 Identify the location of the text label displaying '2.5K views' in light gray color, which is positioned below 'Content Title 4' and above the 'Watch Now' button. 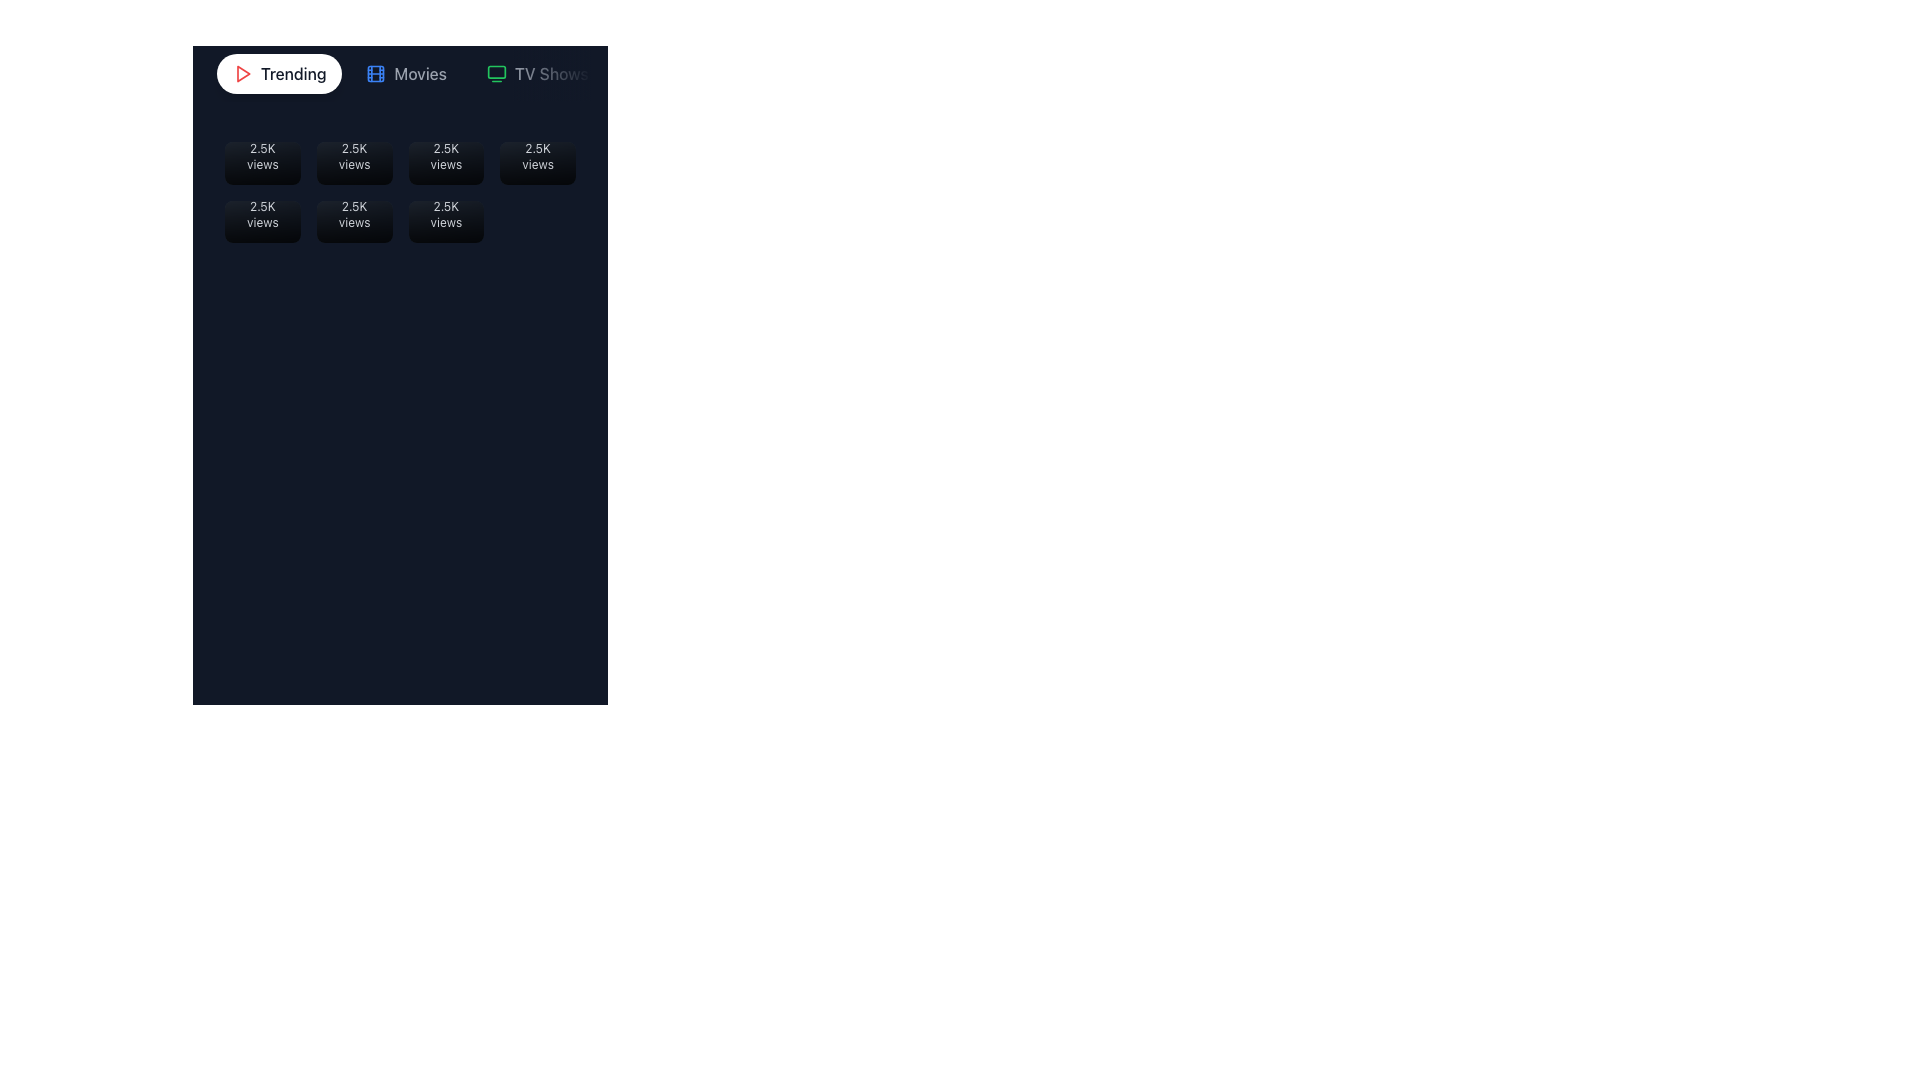
(538, 145).